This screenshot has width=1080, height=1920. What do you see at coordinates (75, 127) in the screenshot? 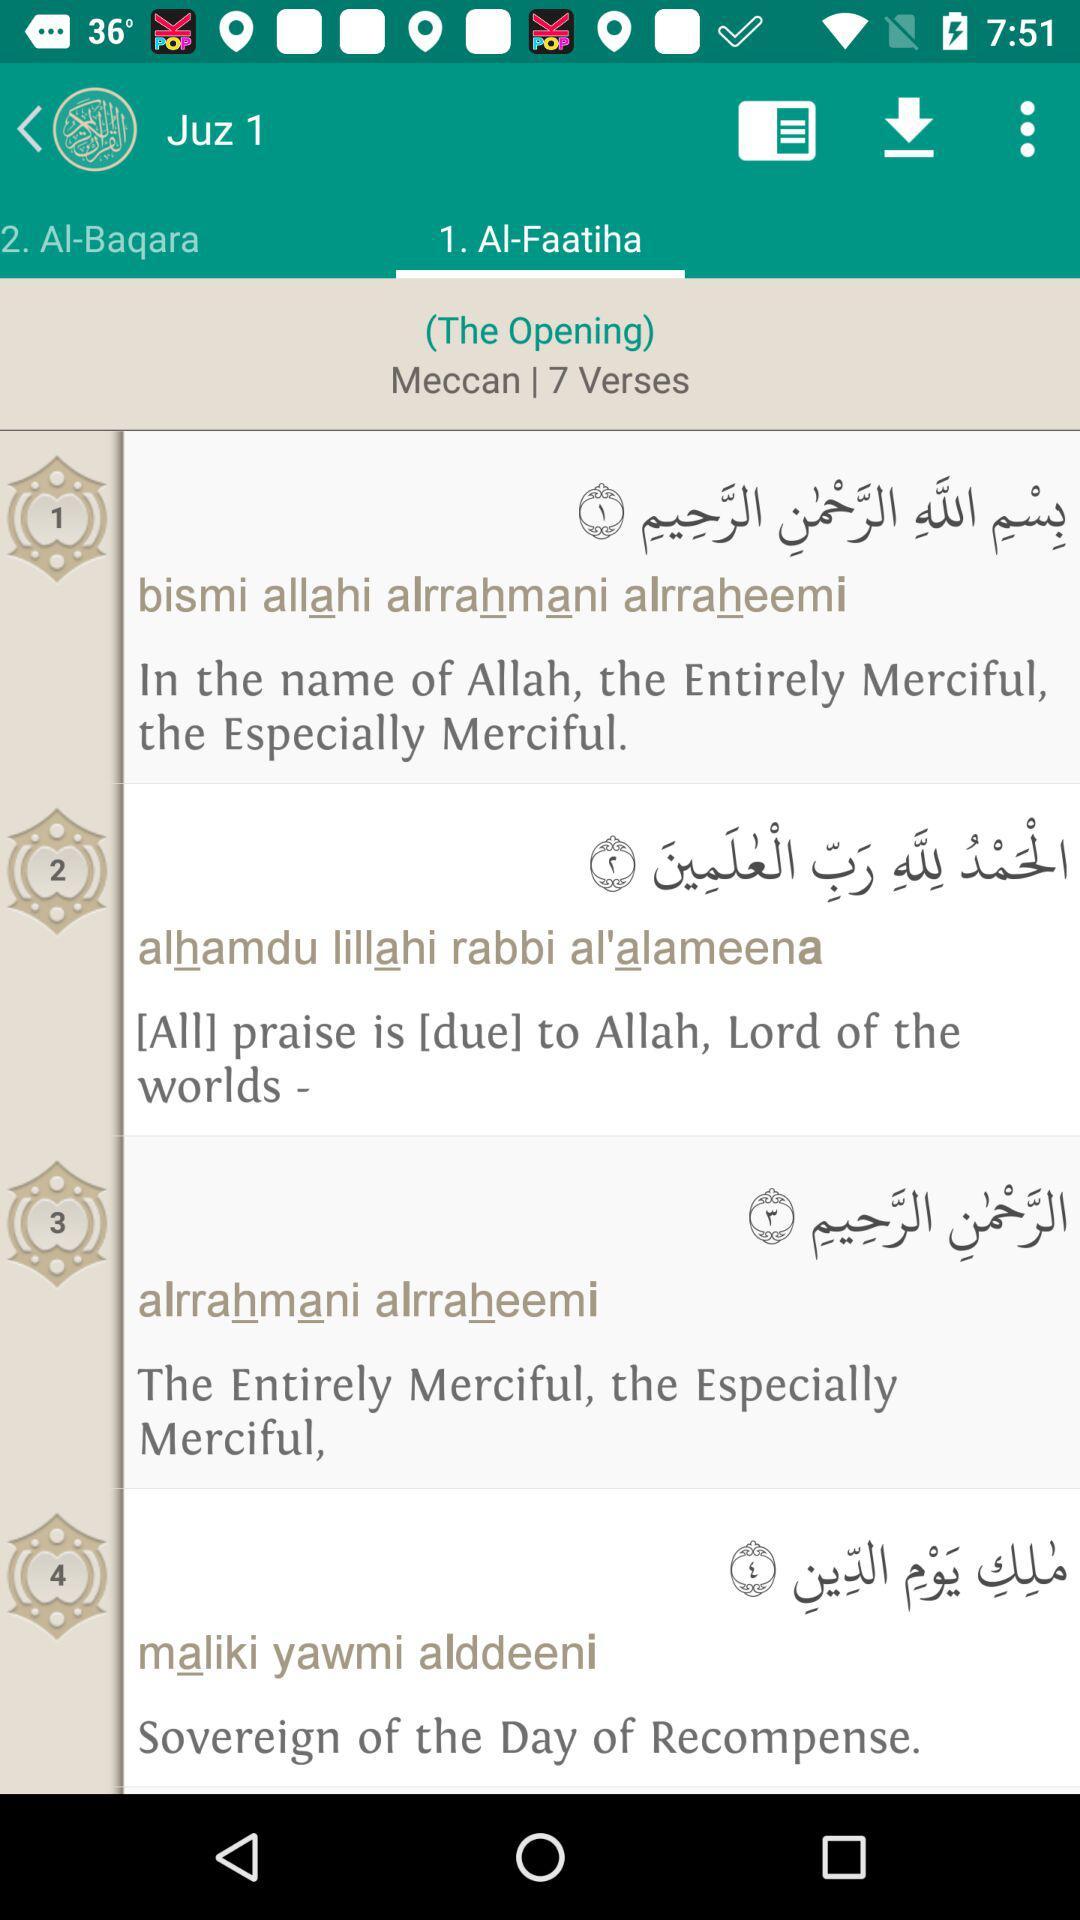
I see `this app use for understand the quran` at bounding box center [75, 127].